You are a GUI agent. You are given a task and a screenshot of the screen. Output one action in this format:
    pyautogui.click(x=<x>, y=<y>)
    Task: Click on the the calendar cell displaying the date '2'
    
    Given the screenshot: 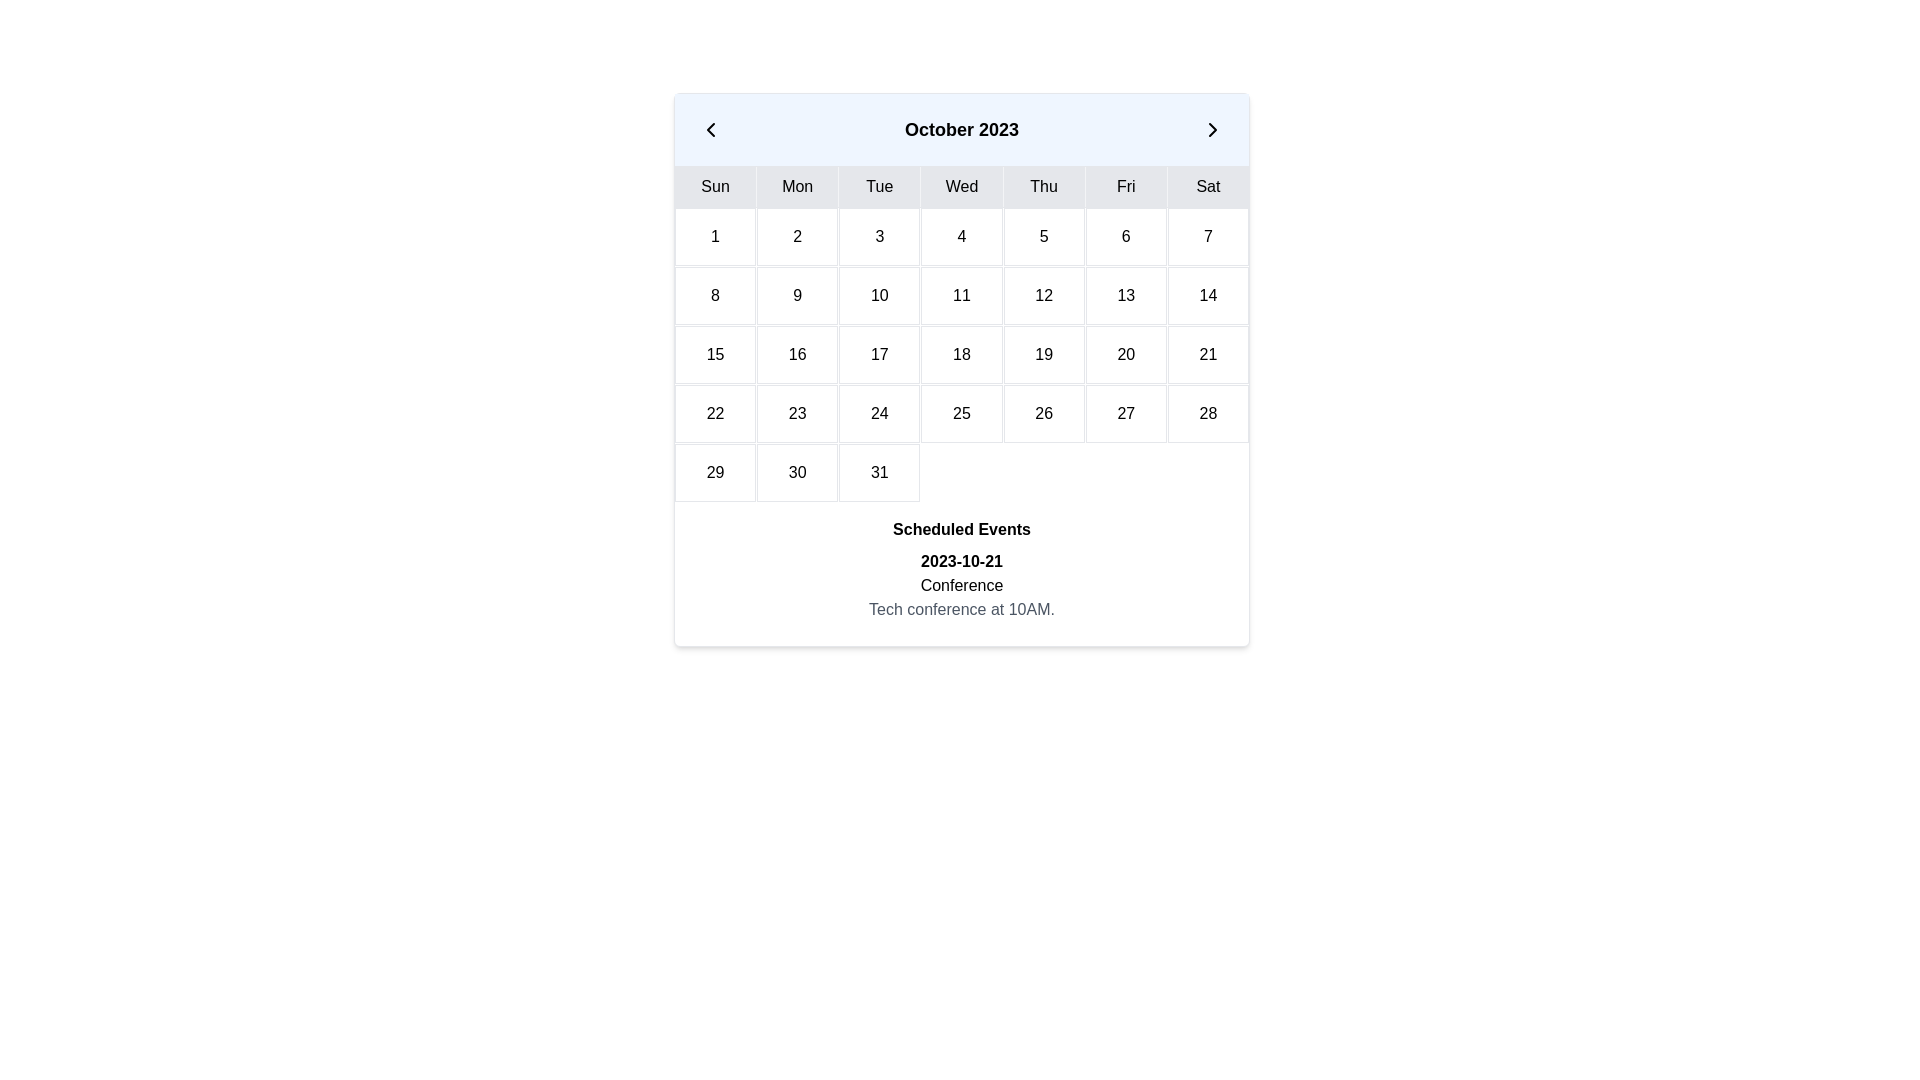 What is the action you would take?
    pyautogui.click(x=796, y=235)
    